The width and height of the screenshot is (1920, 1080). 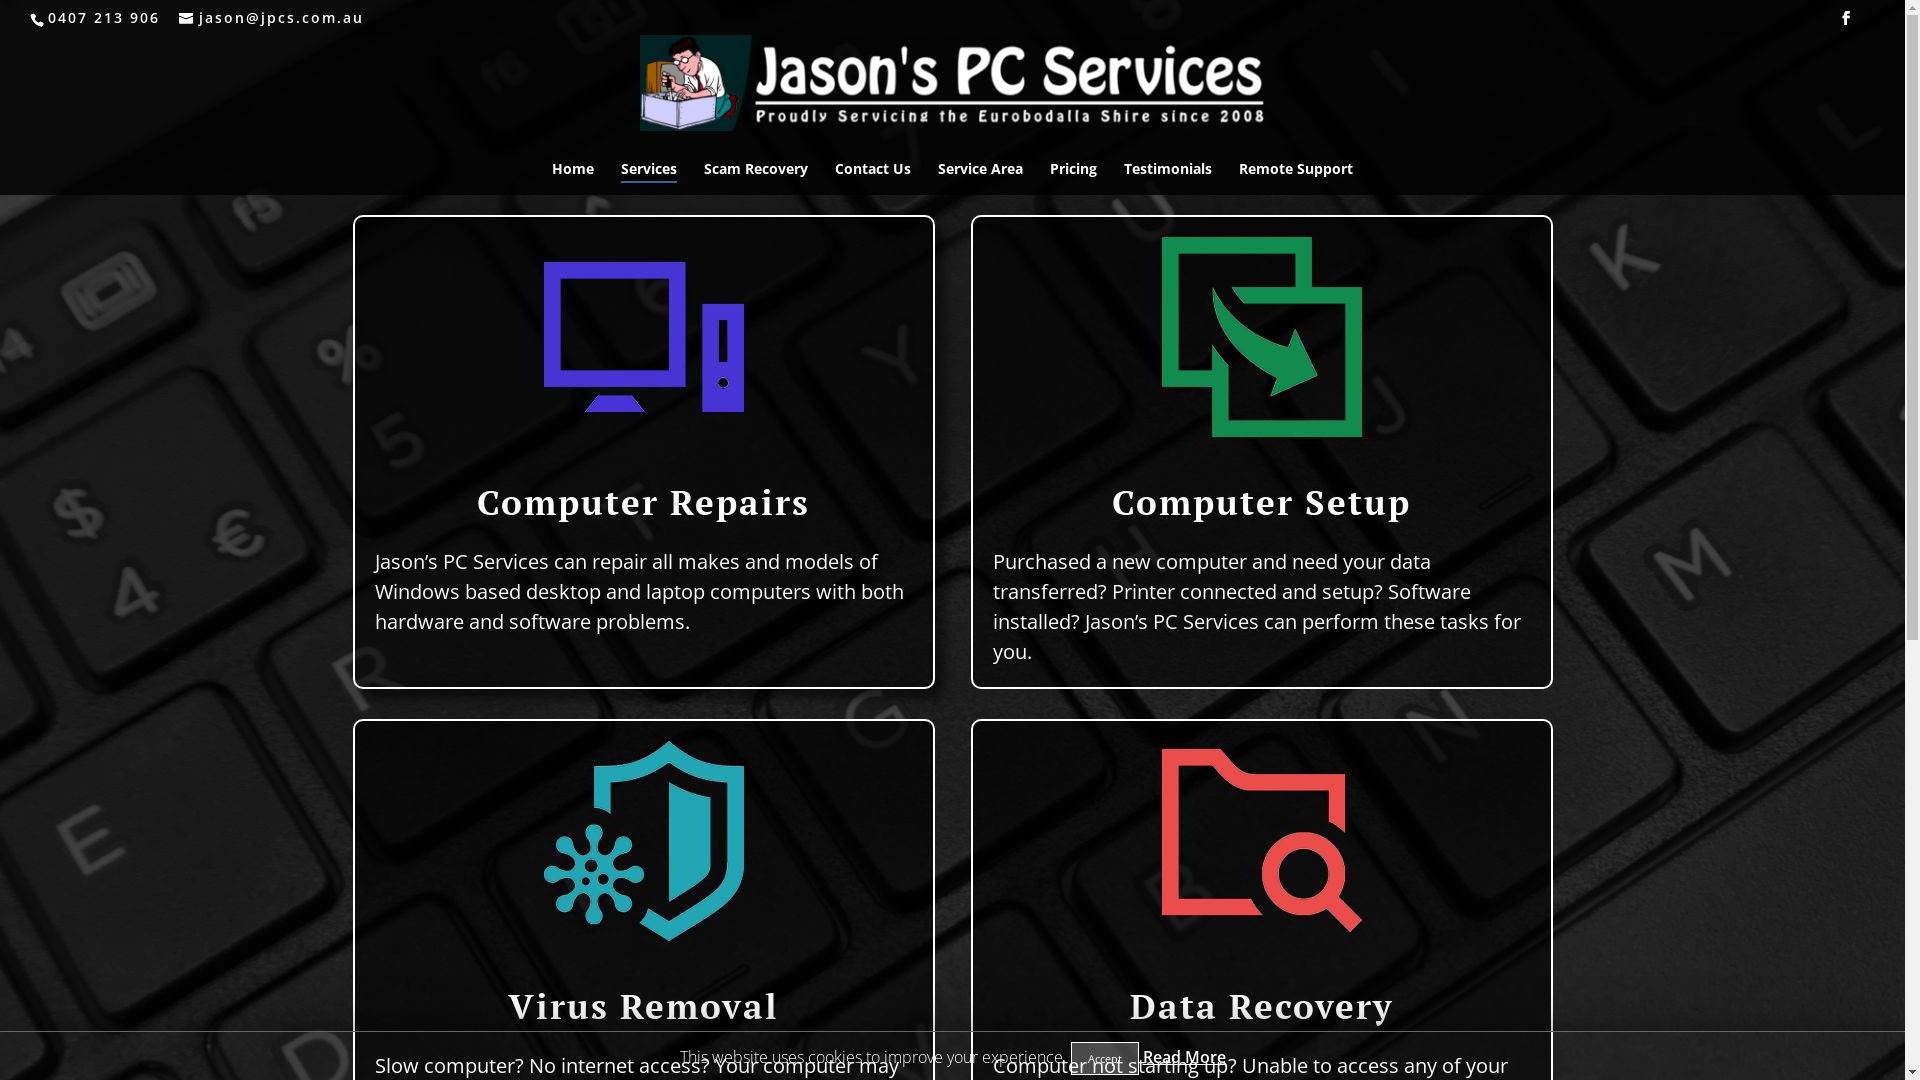 I want to click on 'Scam Recovery', so click(x=754, y=176).